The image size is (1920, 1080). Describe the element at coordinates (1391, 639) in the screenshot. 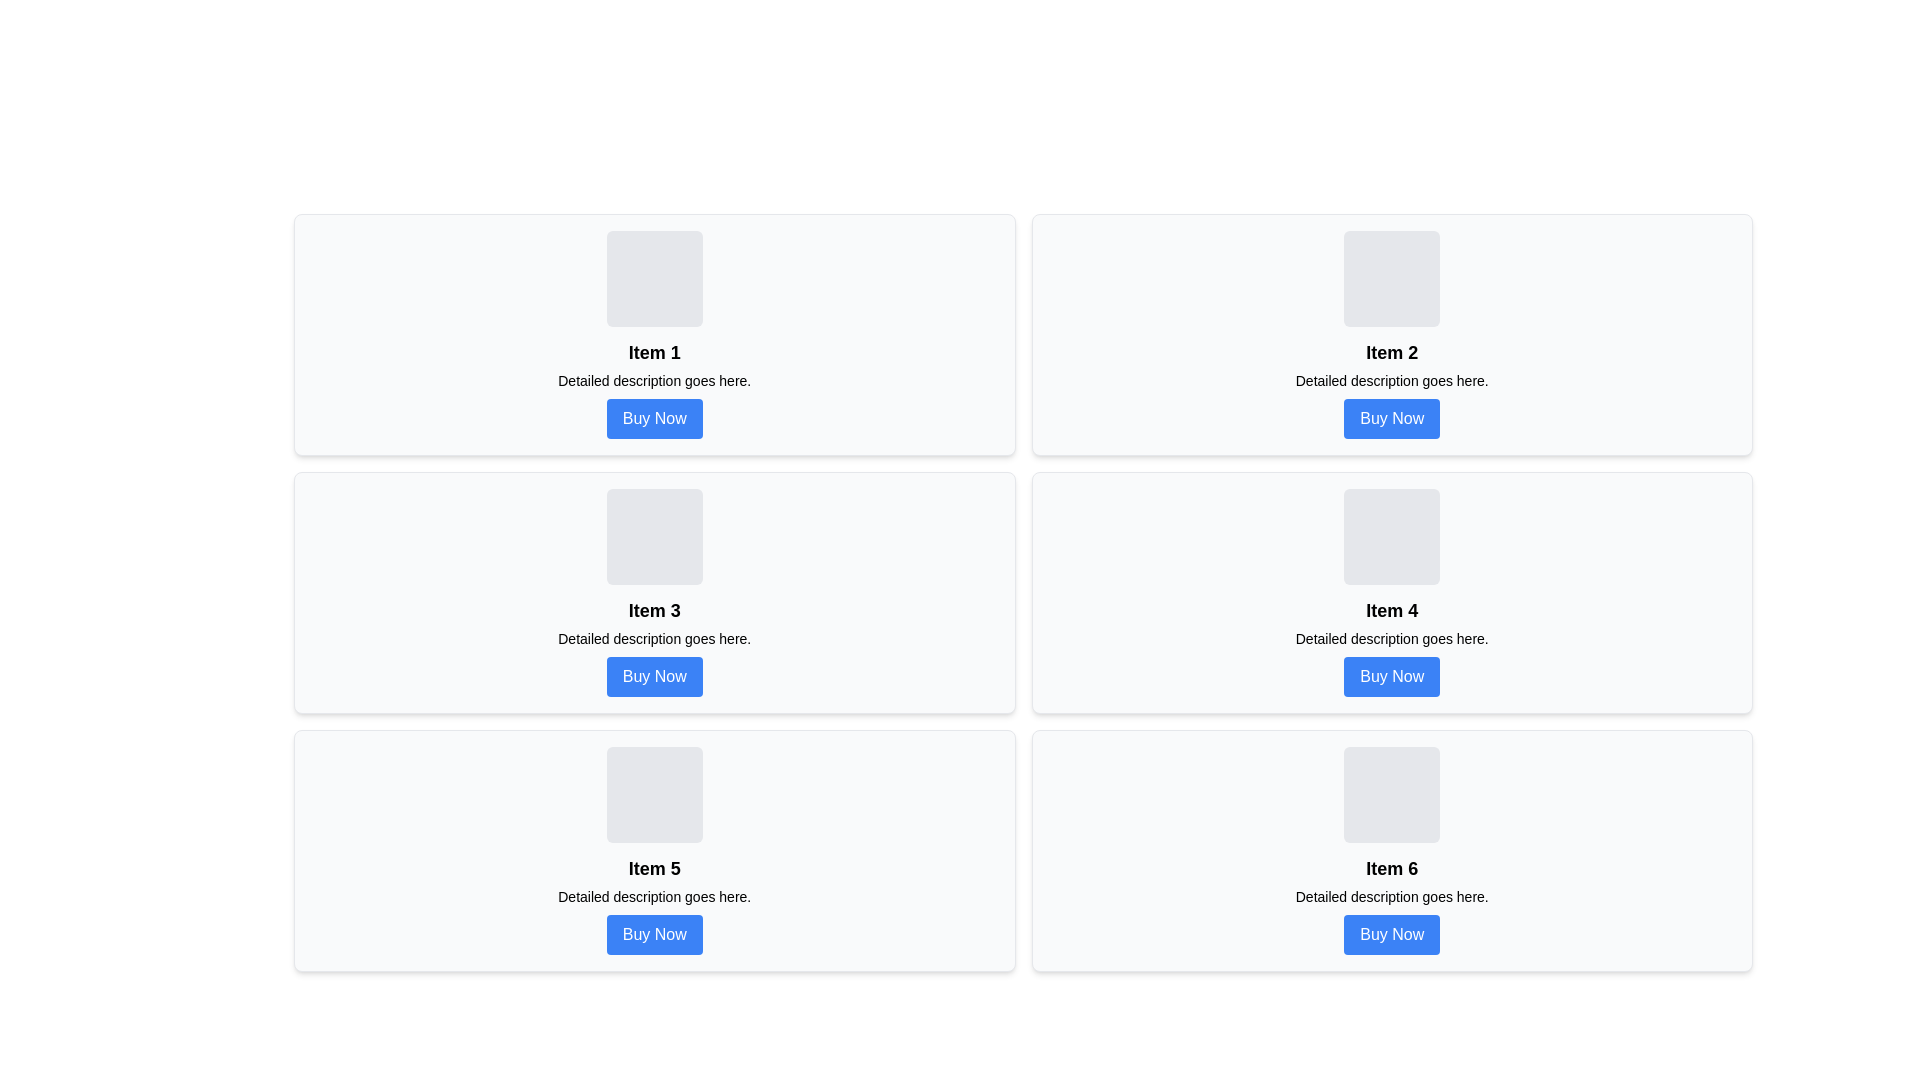

I see `the static text element located beneath the title 'Item 4' and above the 'Buy Now' button within the card labeled 'Item 4' in the second row, second column of the grid layout` at that location.